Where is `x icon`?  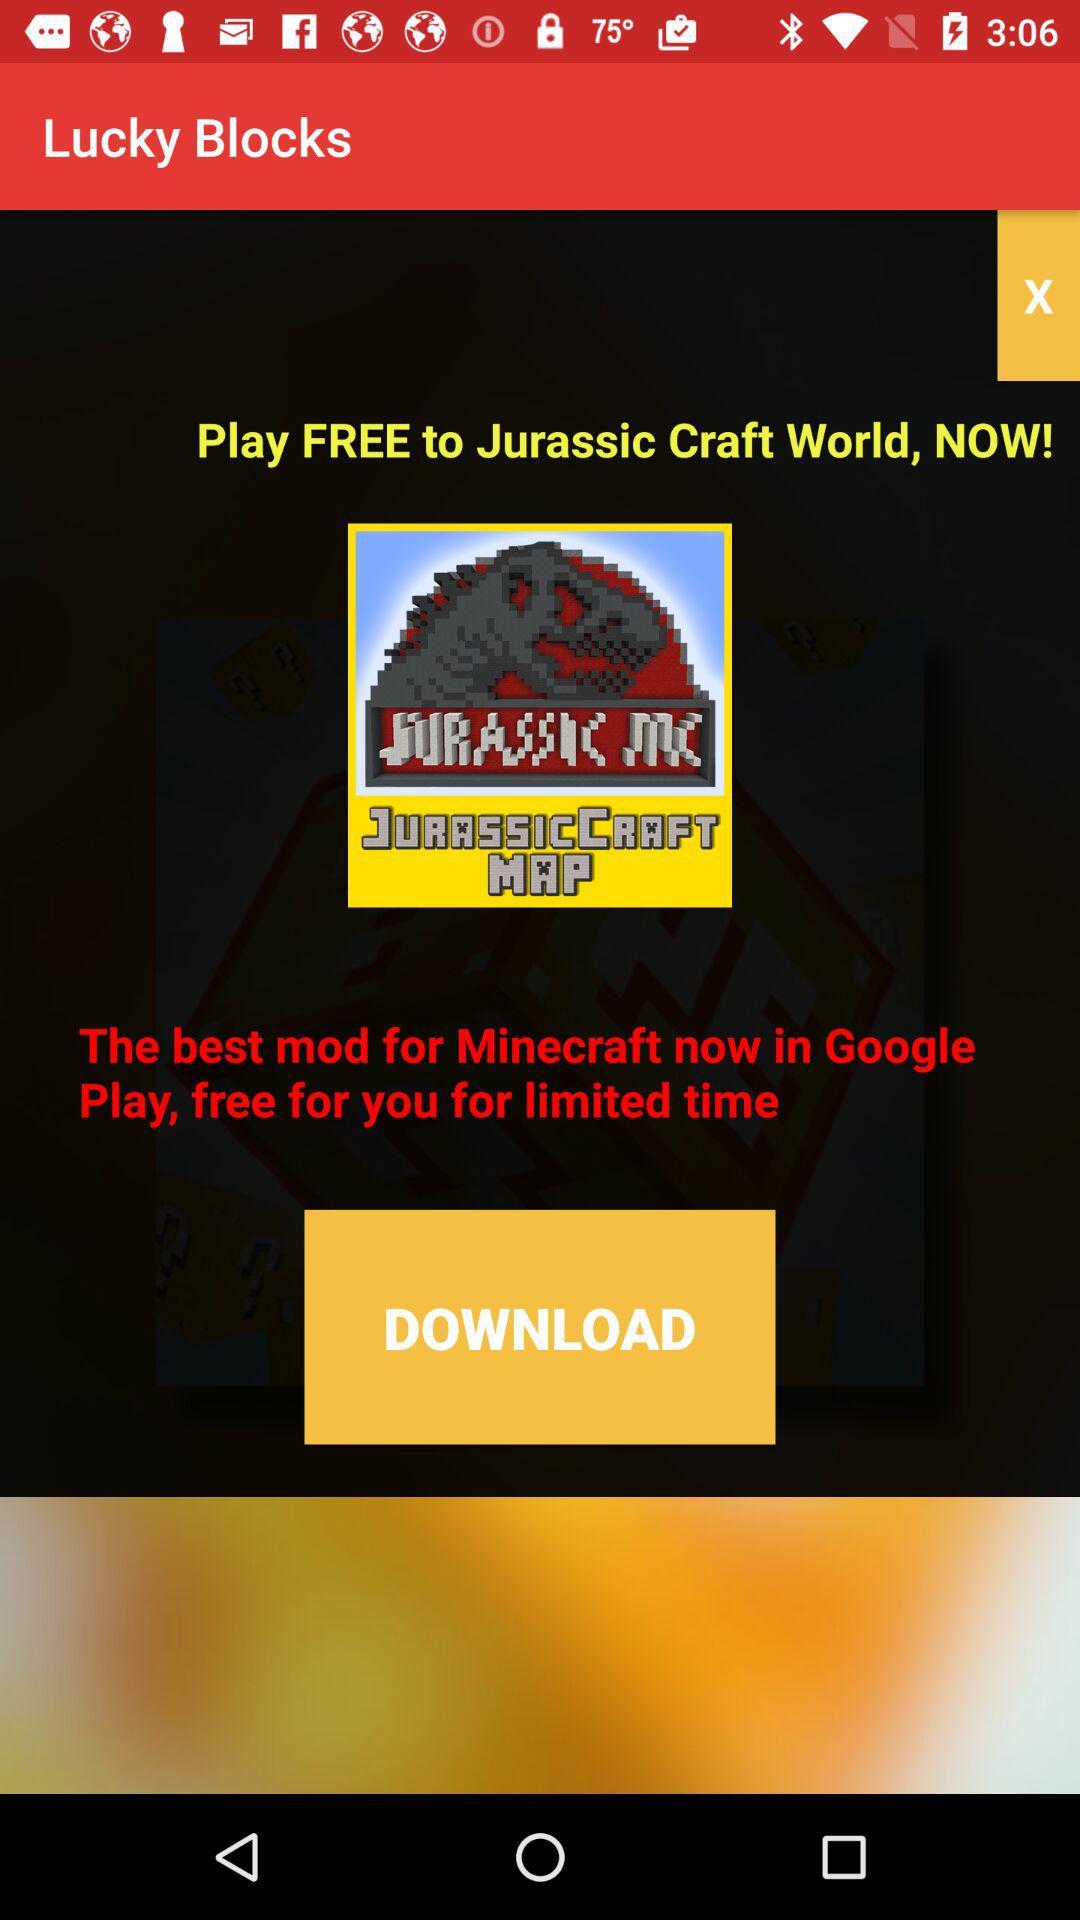 x icon is located at coordinates (1037, 294).